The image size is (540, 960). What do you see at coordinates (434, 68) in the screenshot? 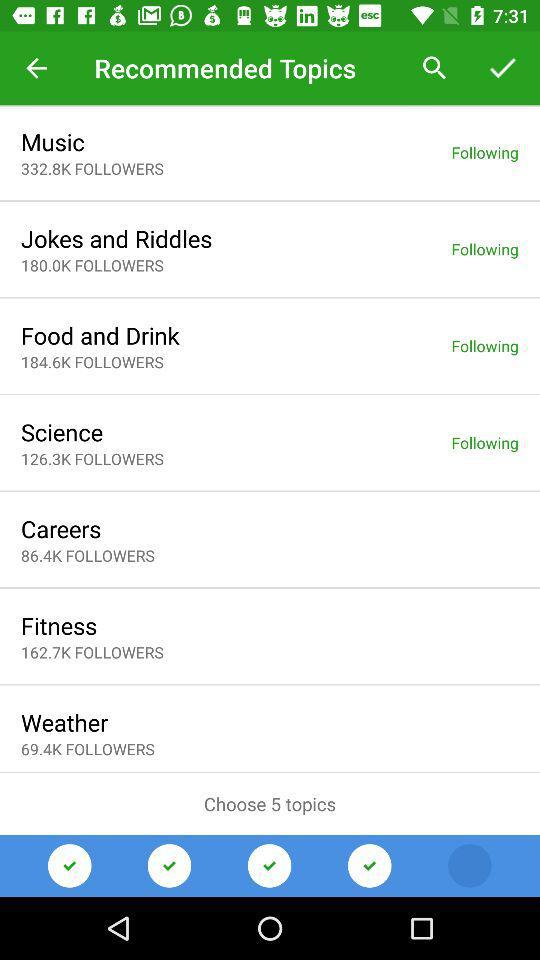
I see `the icon next to the recommended topics item` at bounding box center [434, 68].